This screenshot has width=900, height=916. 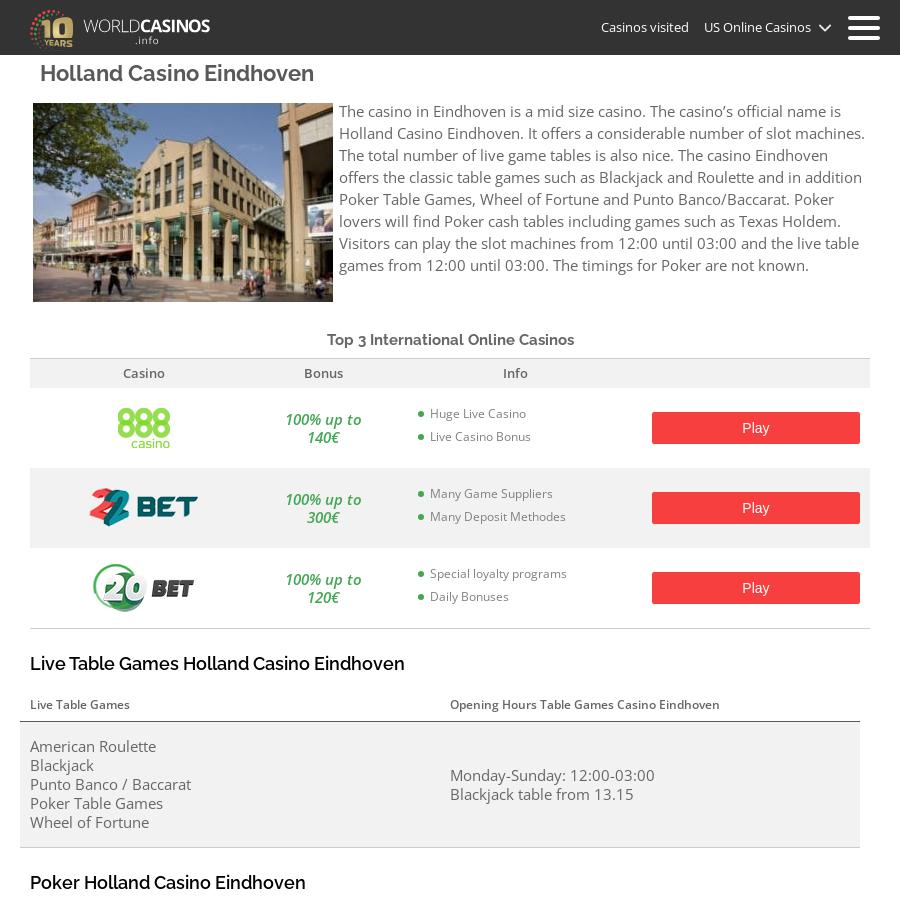 I want to click on 'Holland Casino Eindhoven', so click(x=177, y=72).